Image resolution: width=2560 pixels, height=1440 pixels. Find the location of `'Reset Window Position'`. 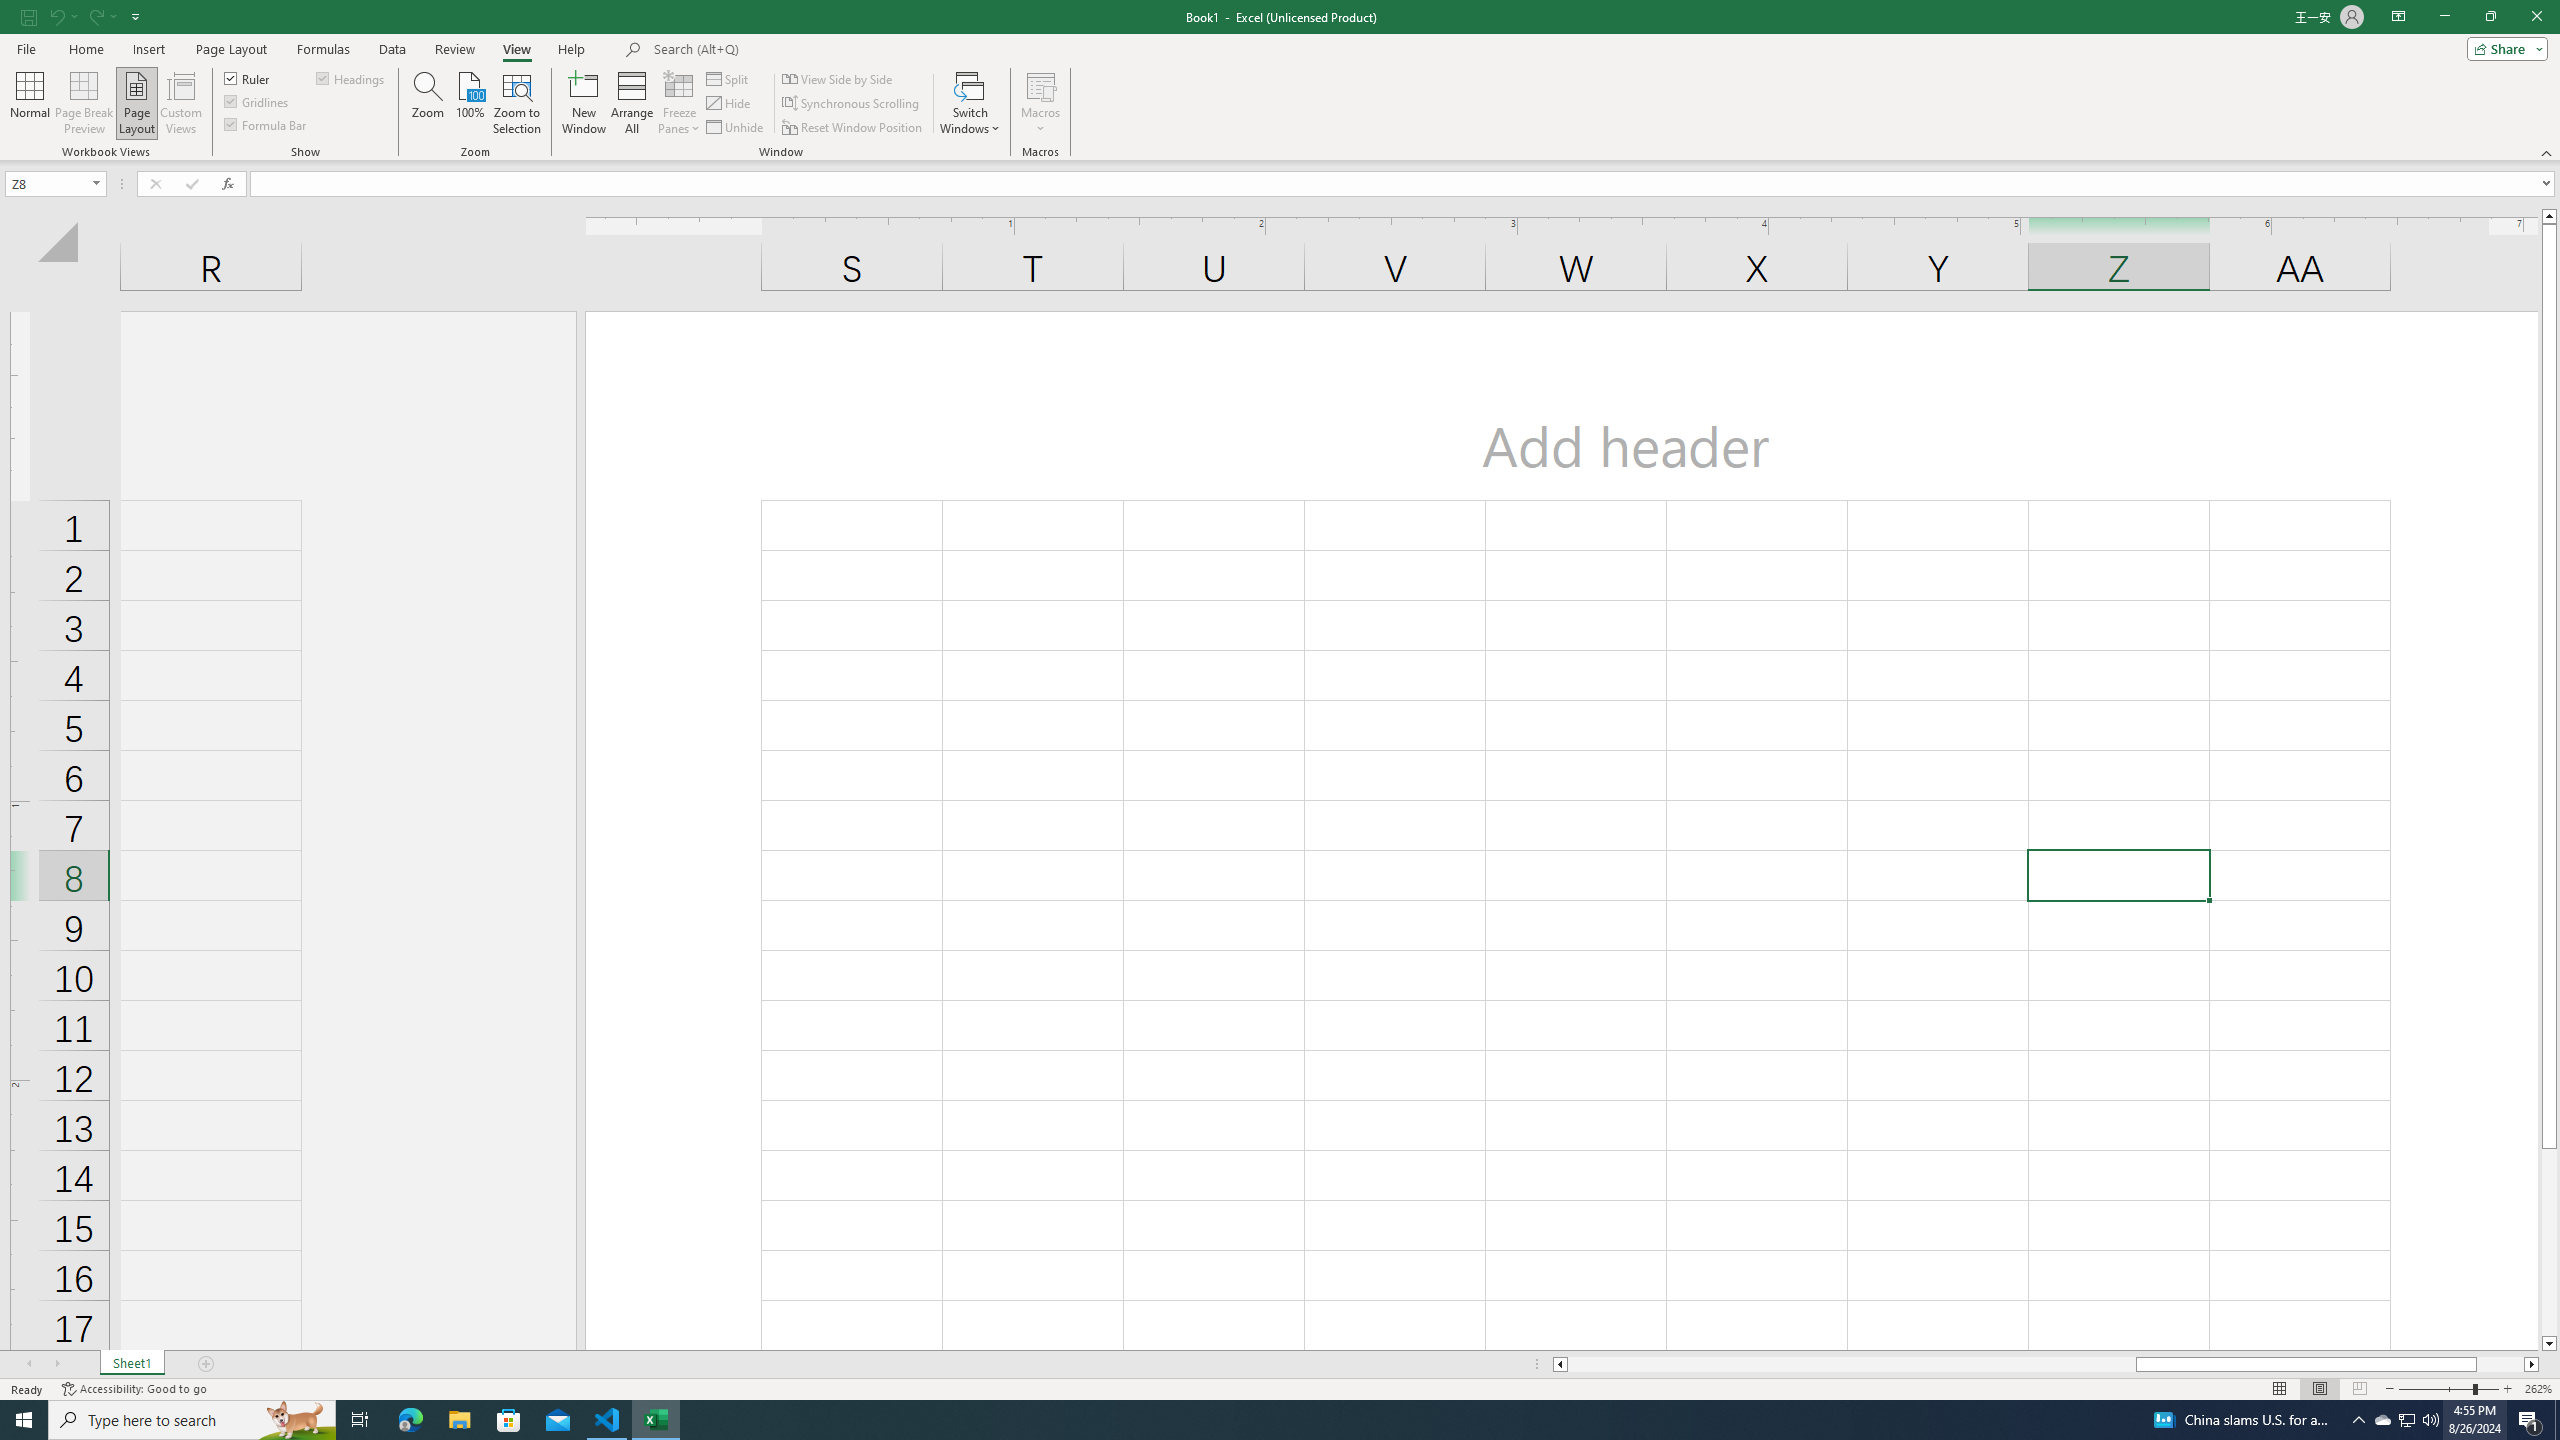

'Reset Window Position' is located at coordinates (852, 127).